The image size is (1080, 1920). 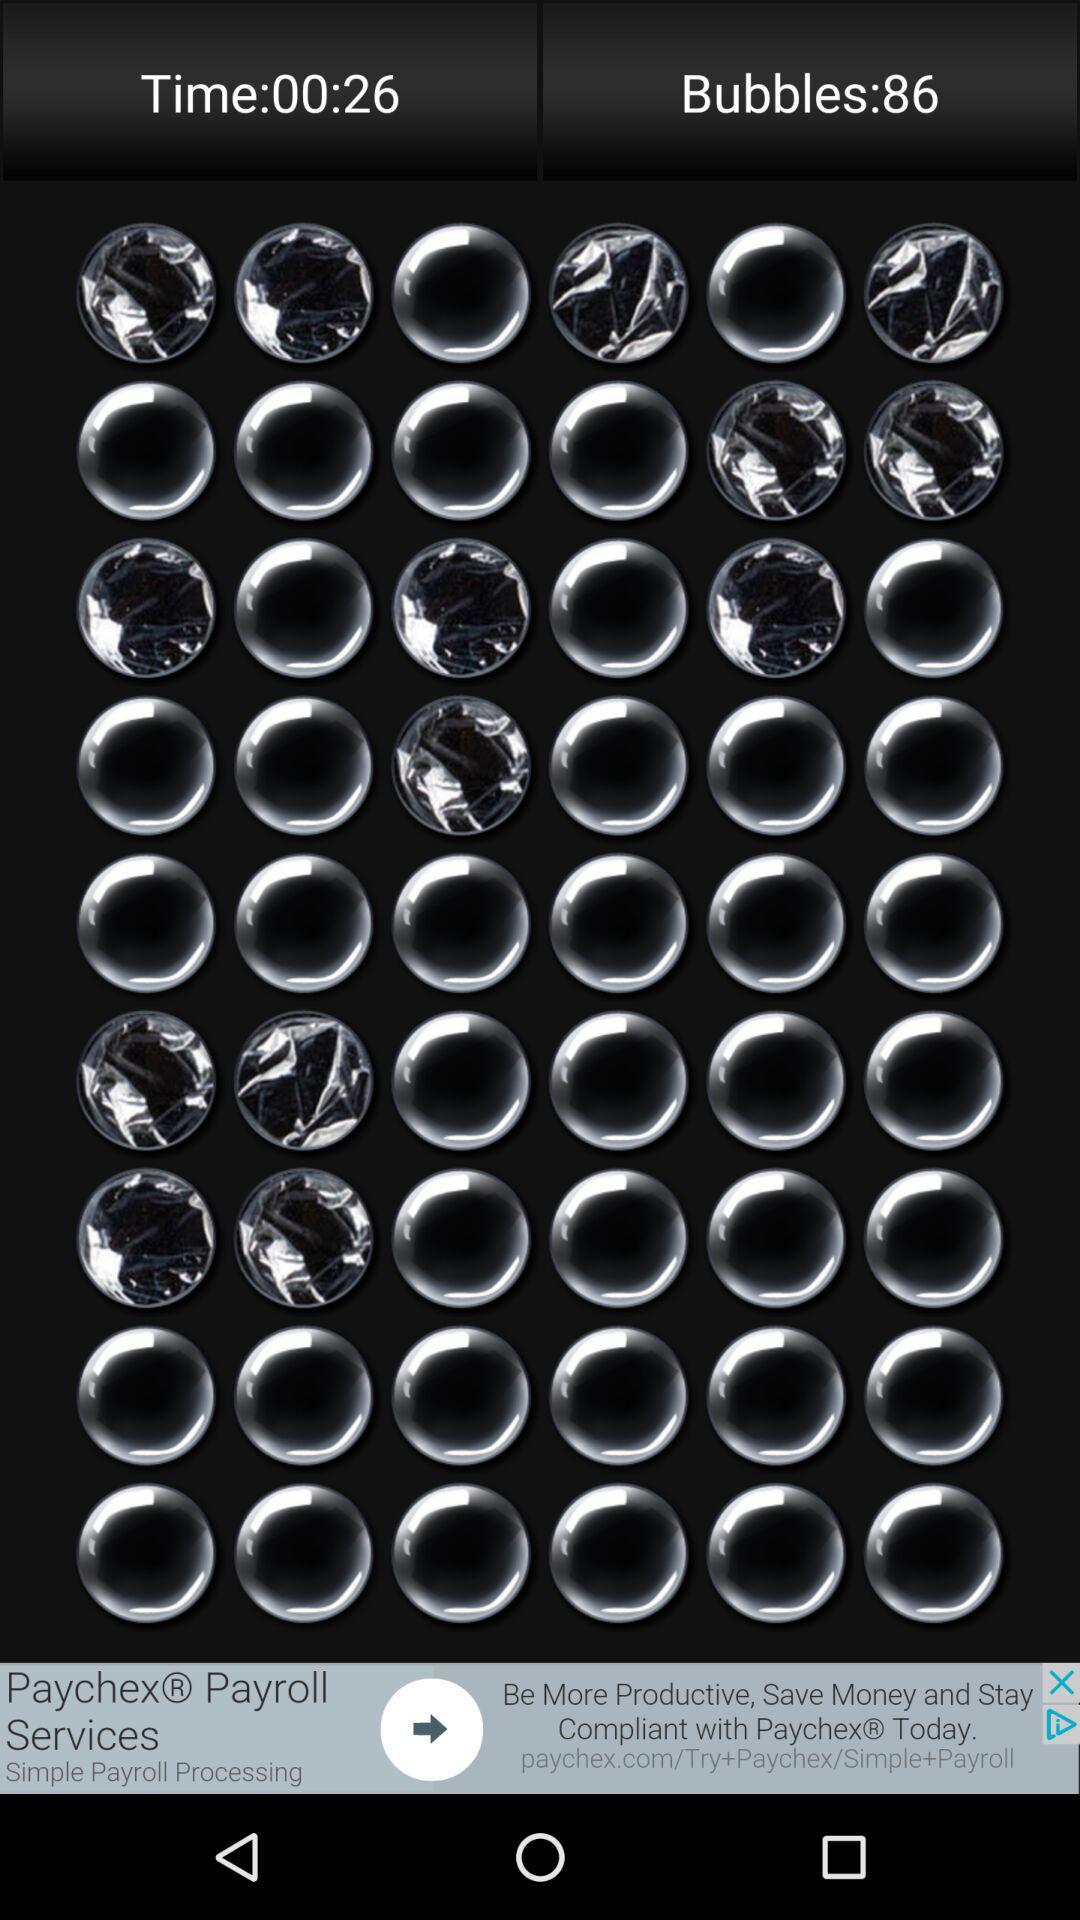 What do you see at coordinates (461, 988) in the screenshot?
I see `the refresh icon` at bounding box center [461, 988].